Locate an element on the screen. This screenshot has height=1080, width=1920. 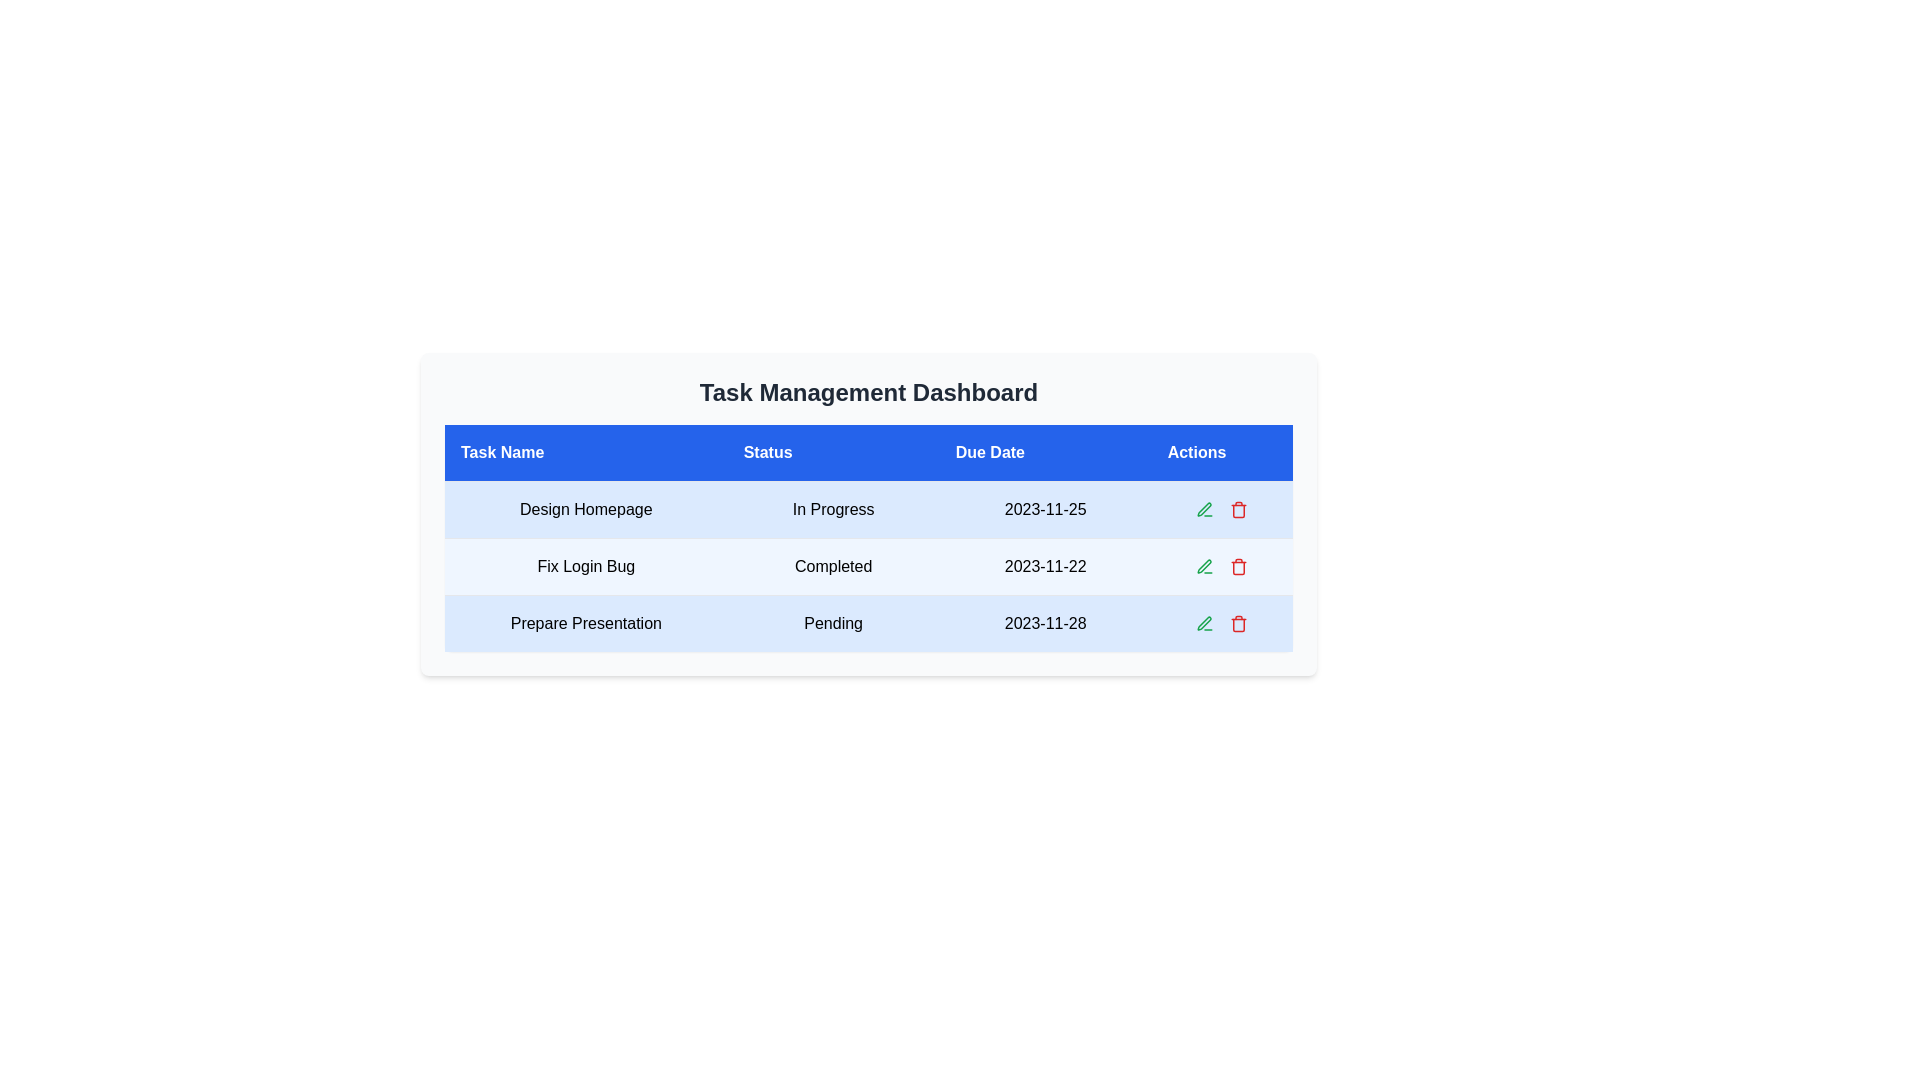
the 'Completed' text label in the second row of the 'Status' column of the table, which is centrally placed on a light blue background is located at coordinates (833, 567).